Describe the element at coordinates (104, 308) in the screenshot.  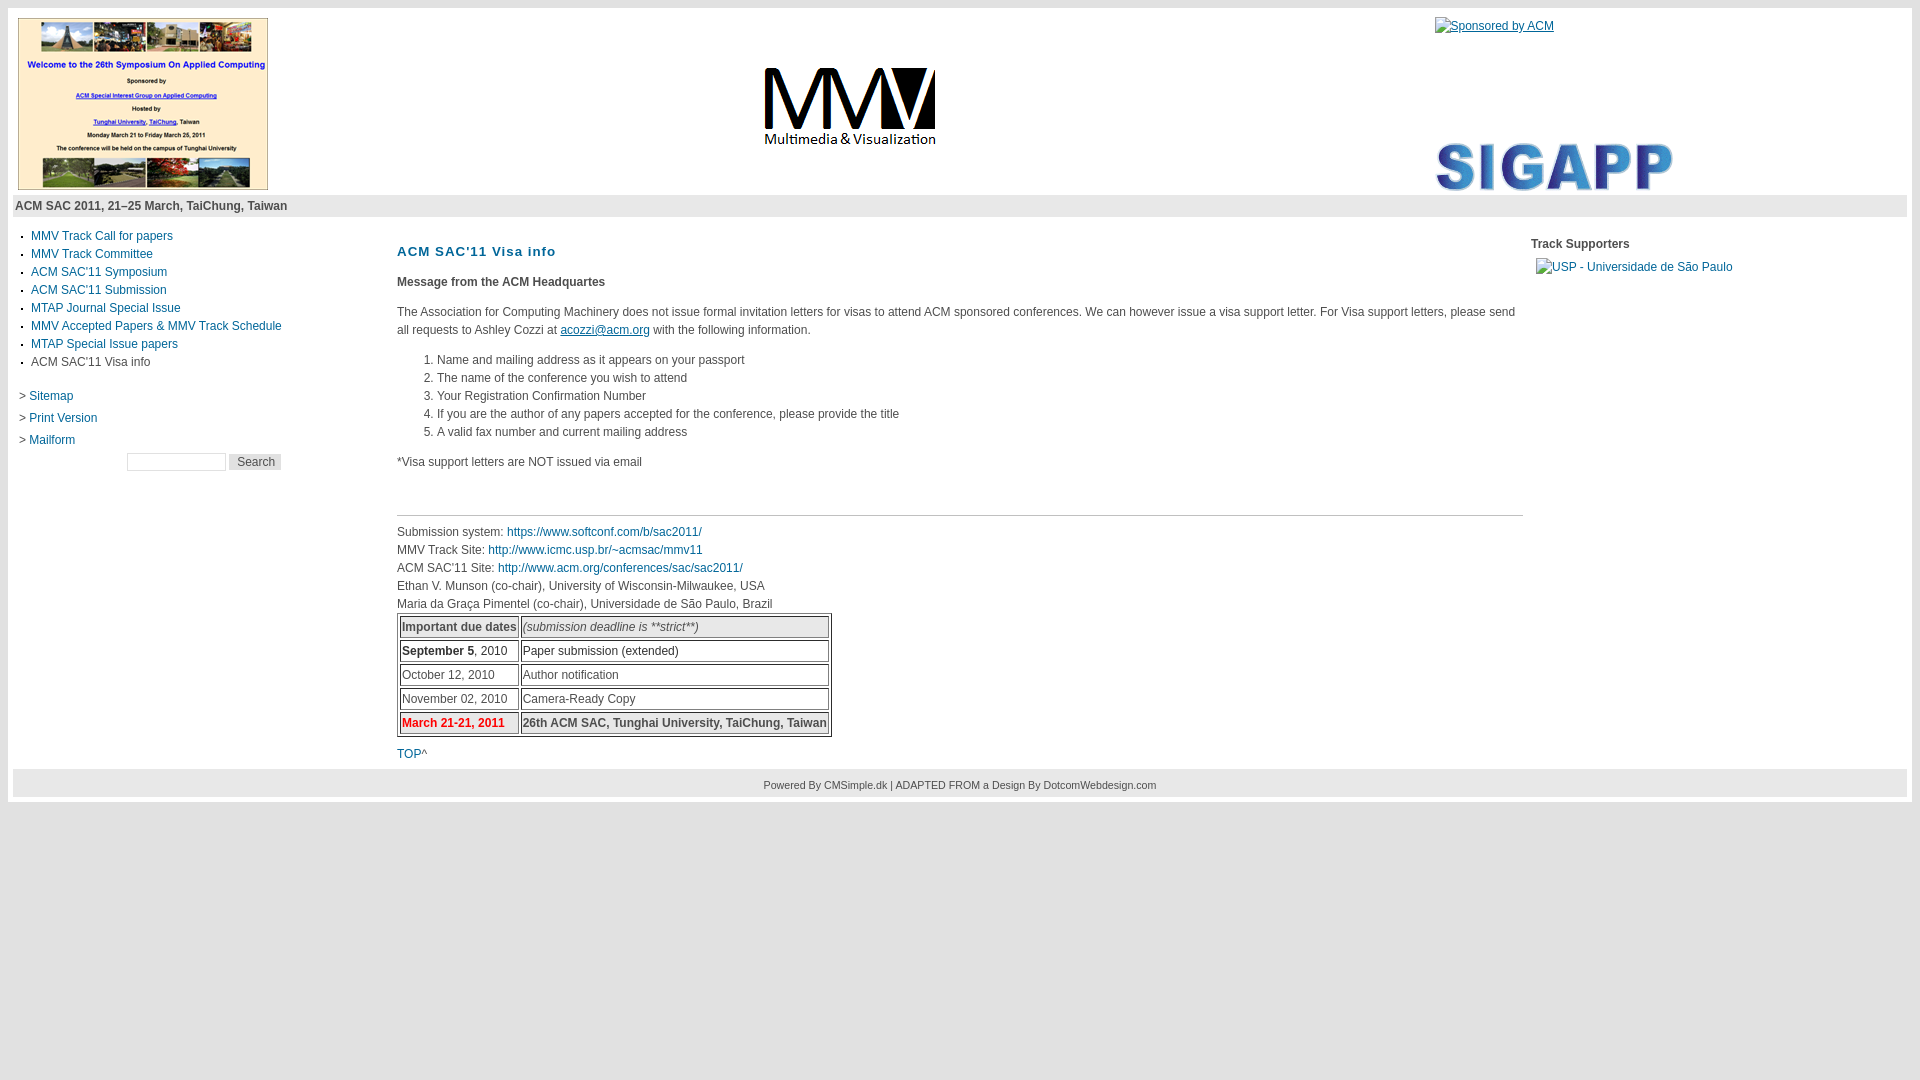
I see `'MTAP Journal Special Issue'` at that location.